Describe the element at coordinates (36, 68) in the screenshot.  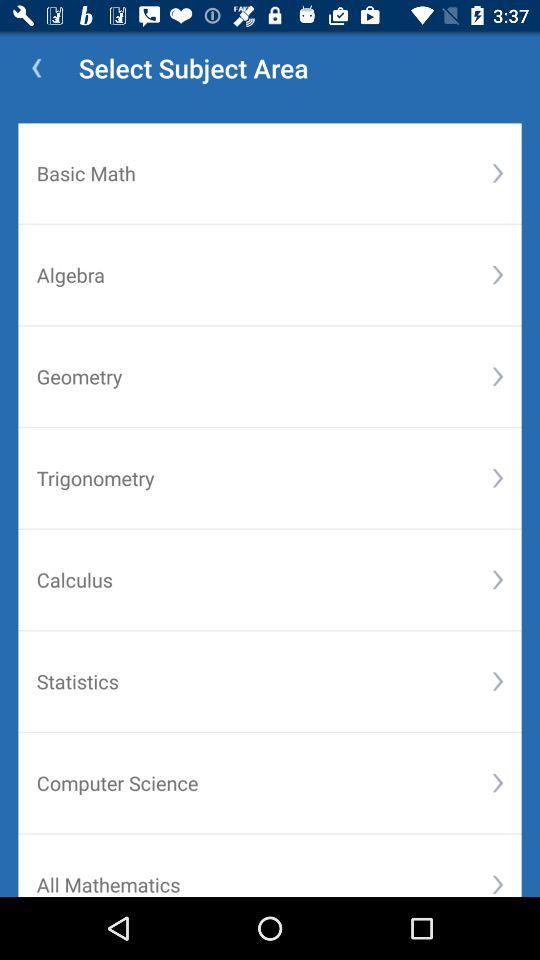
I see `icon above basic math item` at that location.